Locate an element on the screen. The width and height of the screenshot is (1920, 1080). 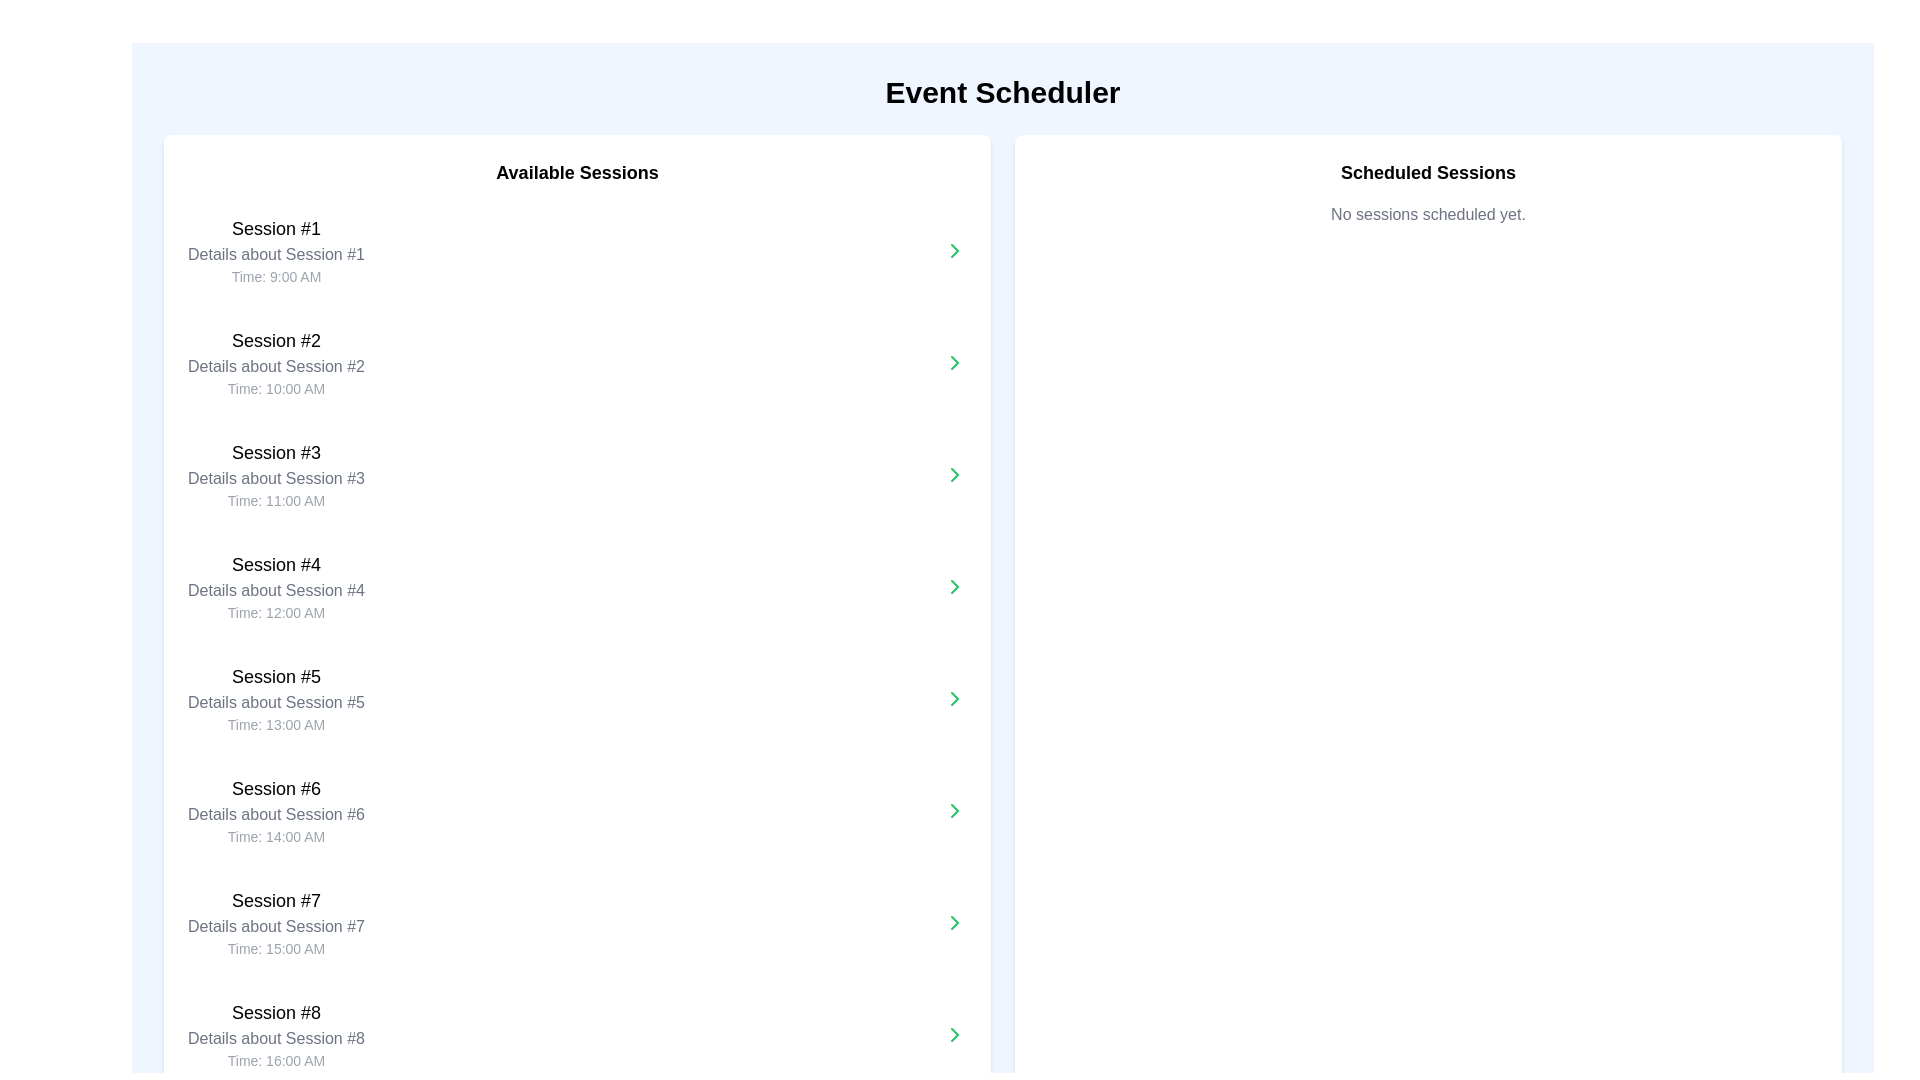
the navigational icon for 'Session #8' located in the 'Available Sessions' section is located at coordinates (954, 1034).